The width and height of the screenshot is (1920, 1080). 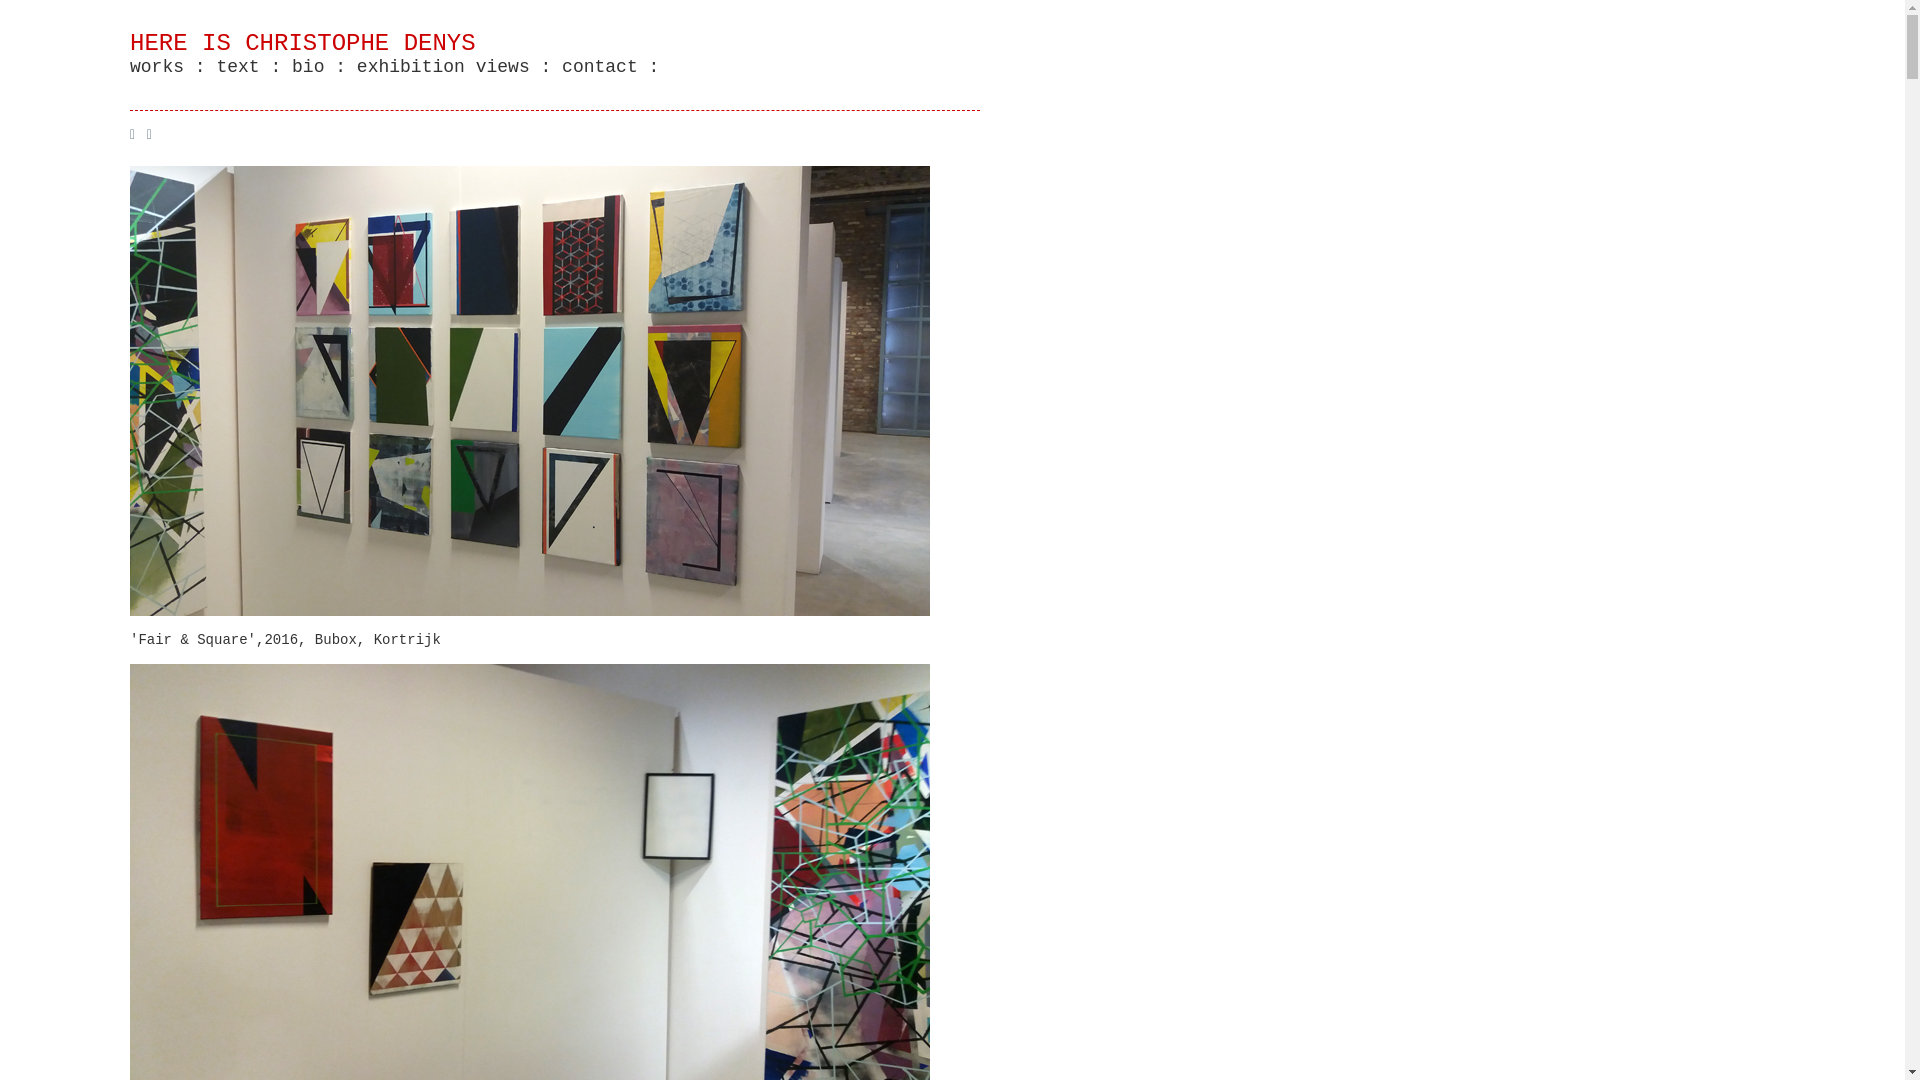 I want to click on 'HERE IS CHRISTOPHE DENYS', so click(x=128, y=43).